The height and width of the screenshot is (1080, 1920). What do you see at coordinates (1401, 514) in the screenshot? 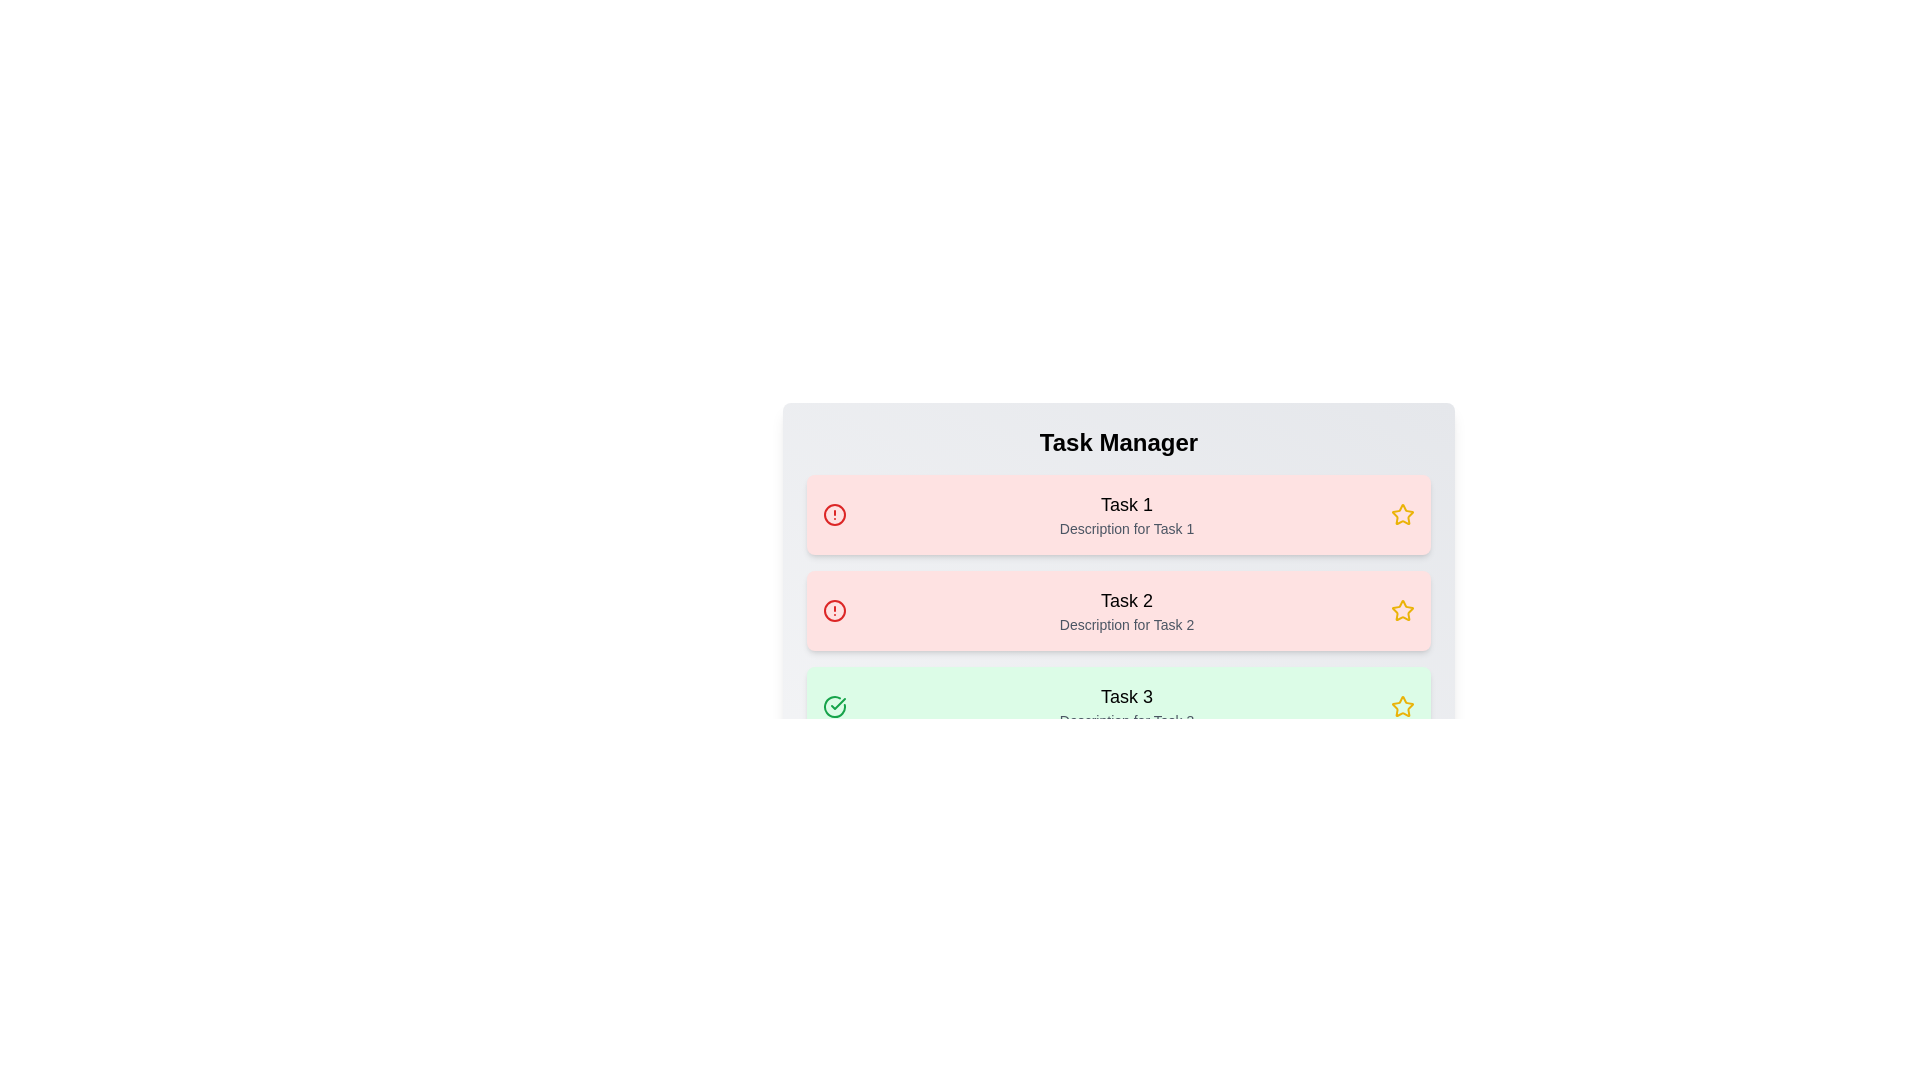
I see `the star icon corresponding to 1 to mark it as a favorite` at bounding box center [1401, 514].